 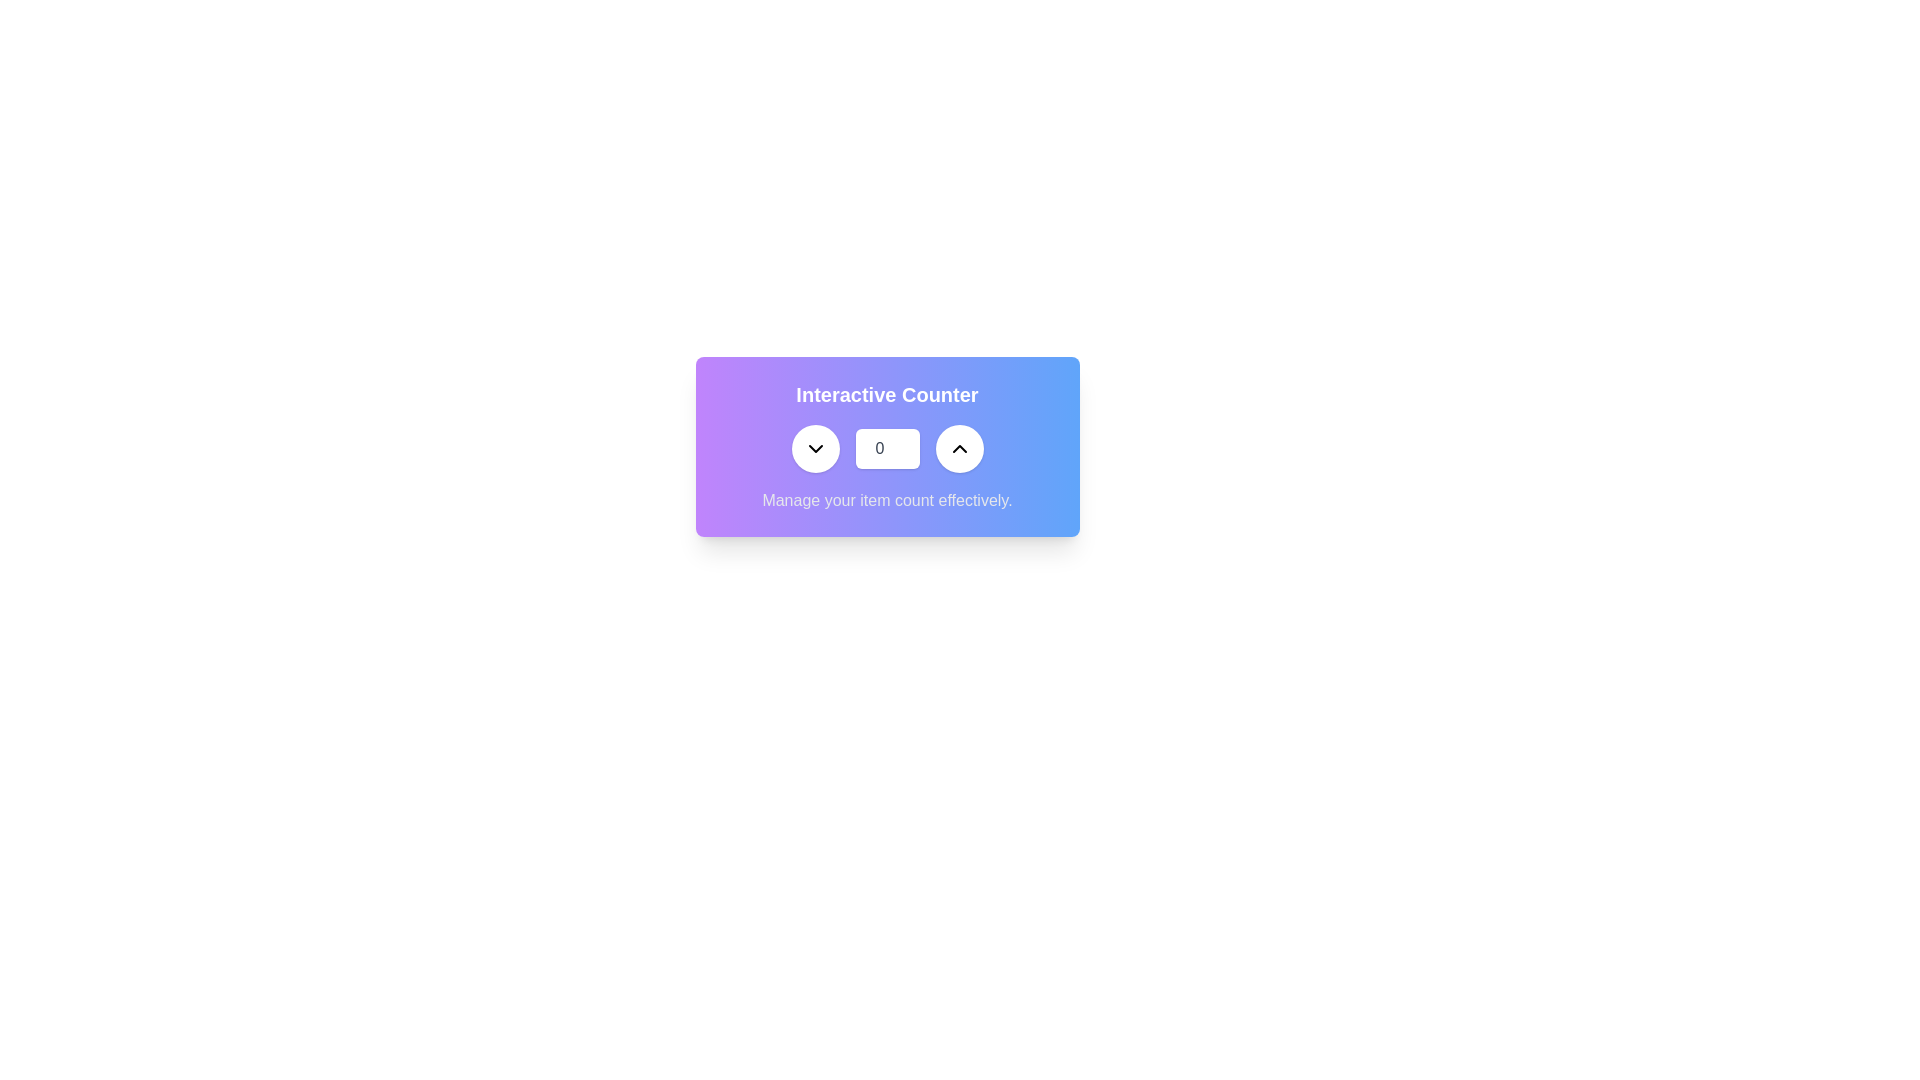 What do you see at coordinates (886, 394) in the screenshot?
I see `the 'Interactive Counter' text label, which is styled with a bold font and white color, located at the top of a rounded card against a gradient background transitioning from purple to blue` at bounding box center [886, 394].